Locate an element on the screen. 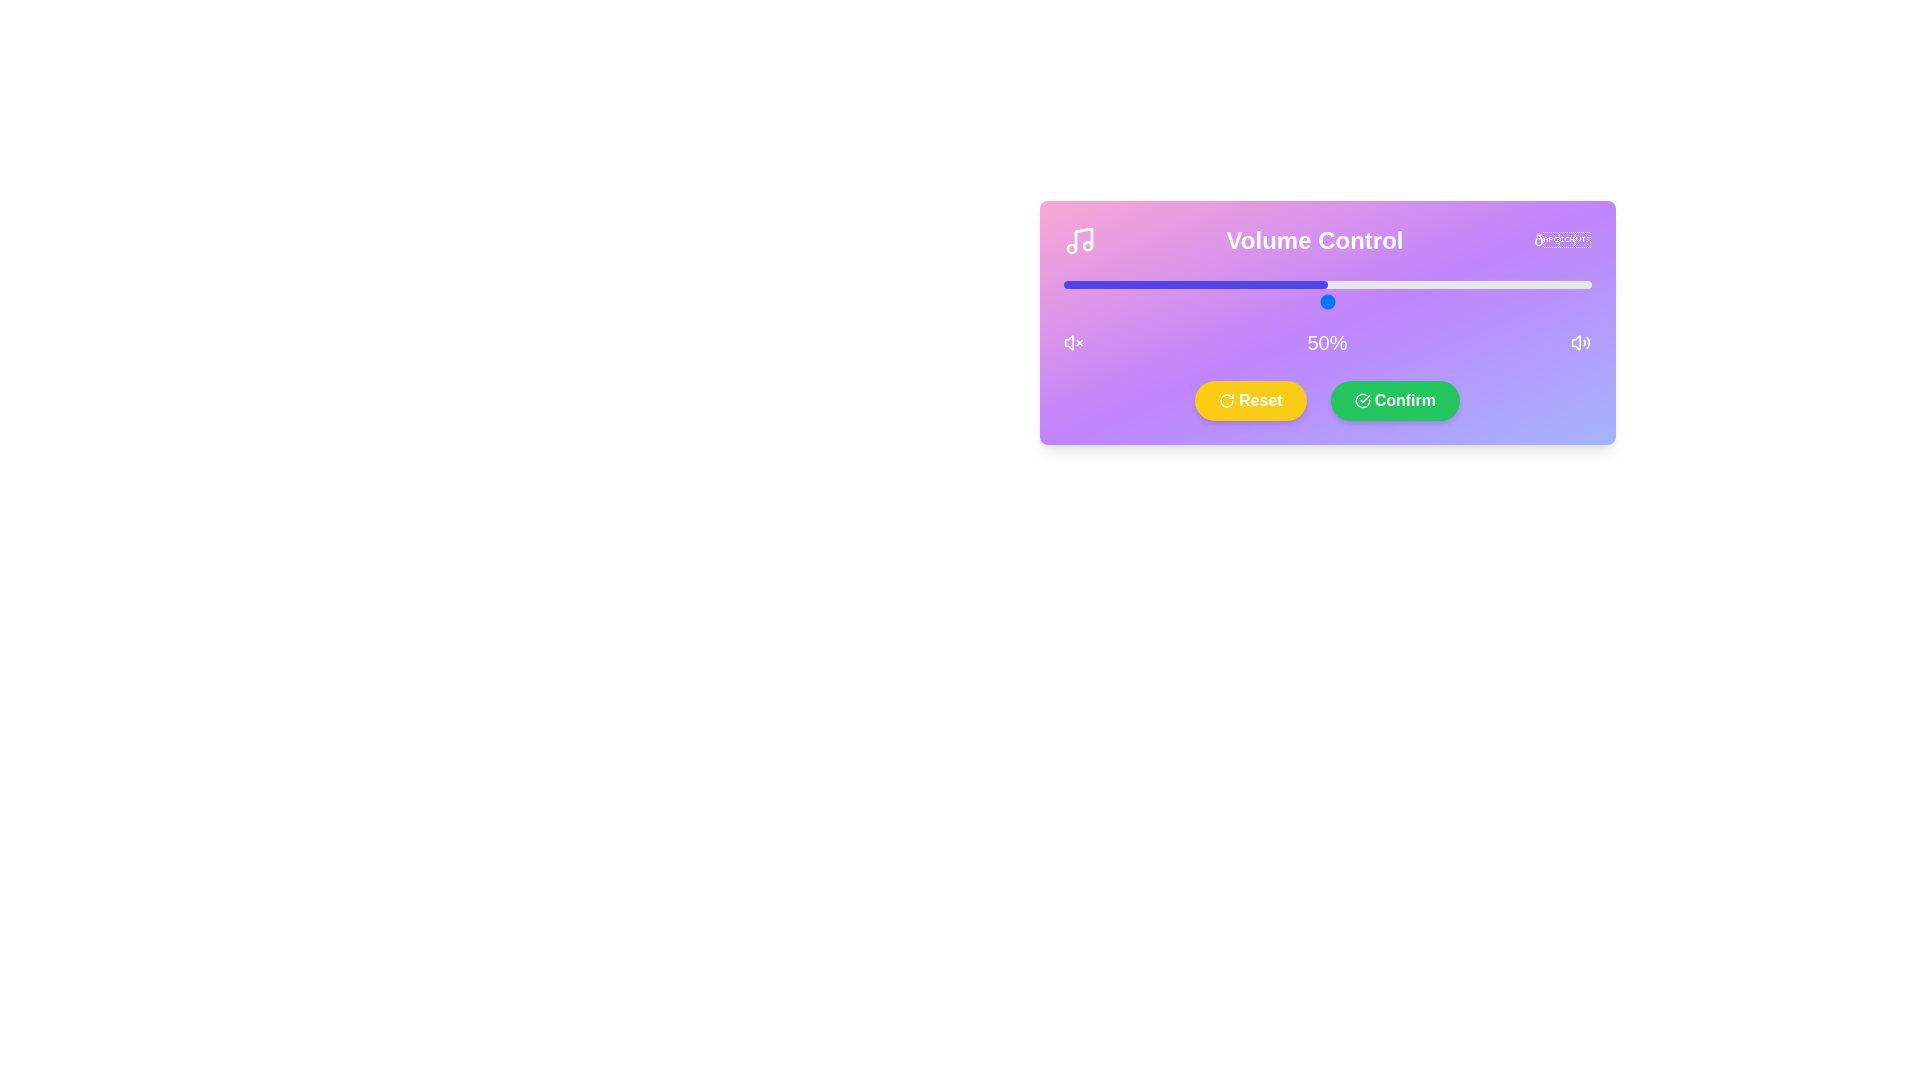 Image resolution: width=1920 pixels, height=1080 pixels. the green 'Confirm' button with a checkmark icon, located in the bottom center of the card interface is located at coordinates (1394, 401).